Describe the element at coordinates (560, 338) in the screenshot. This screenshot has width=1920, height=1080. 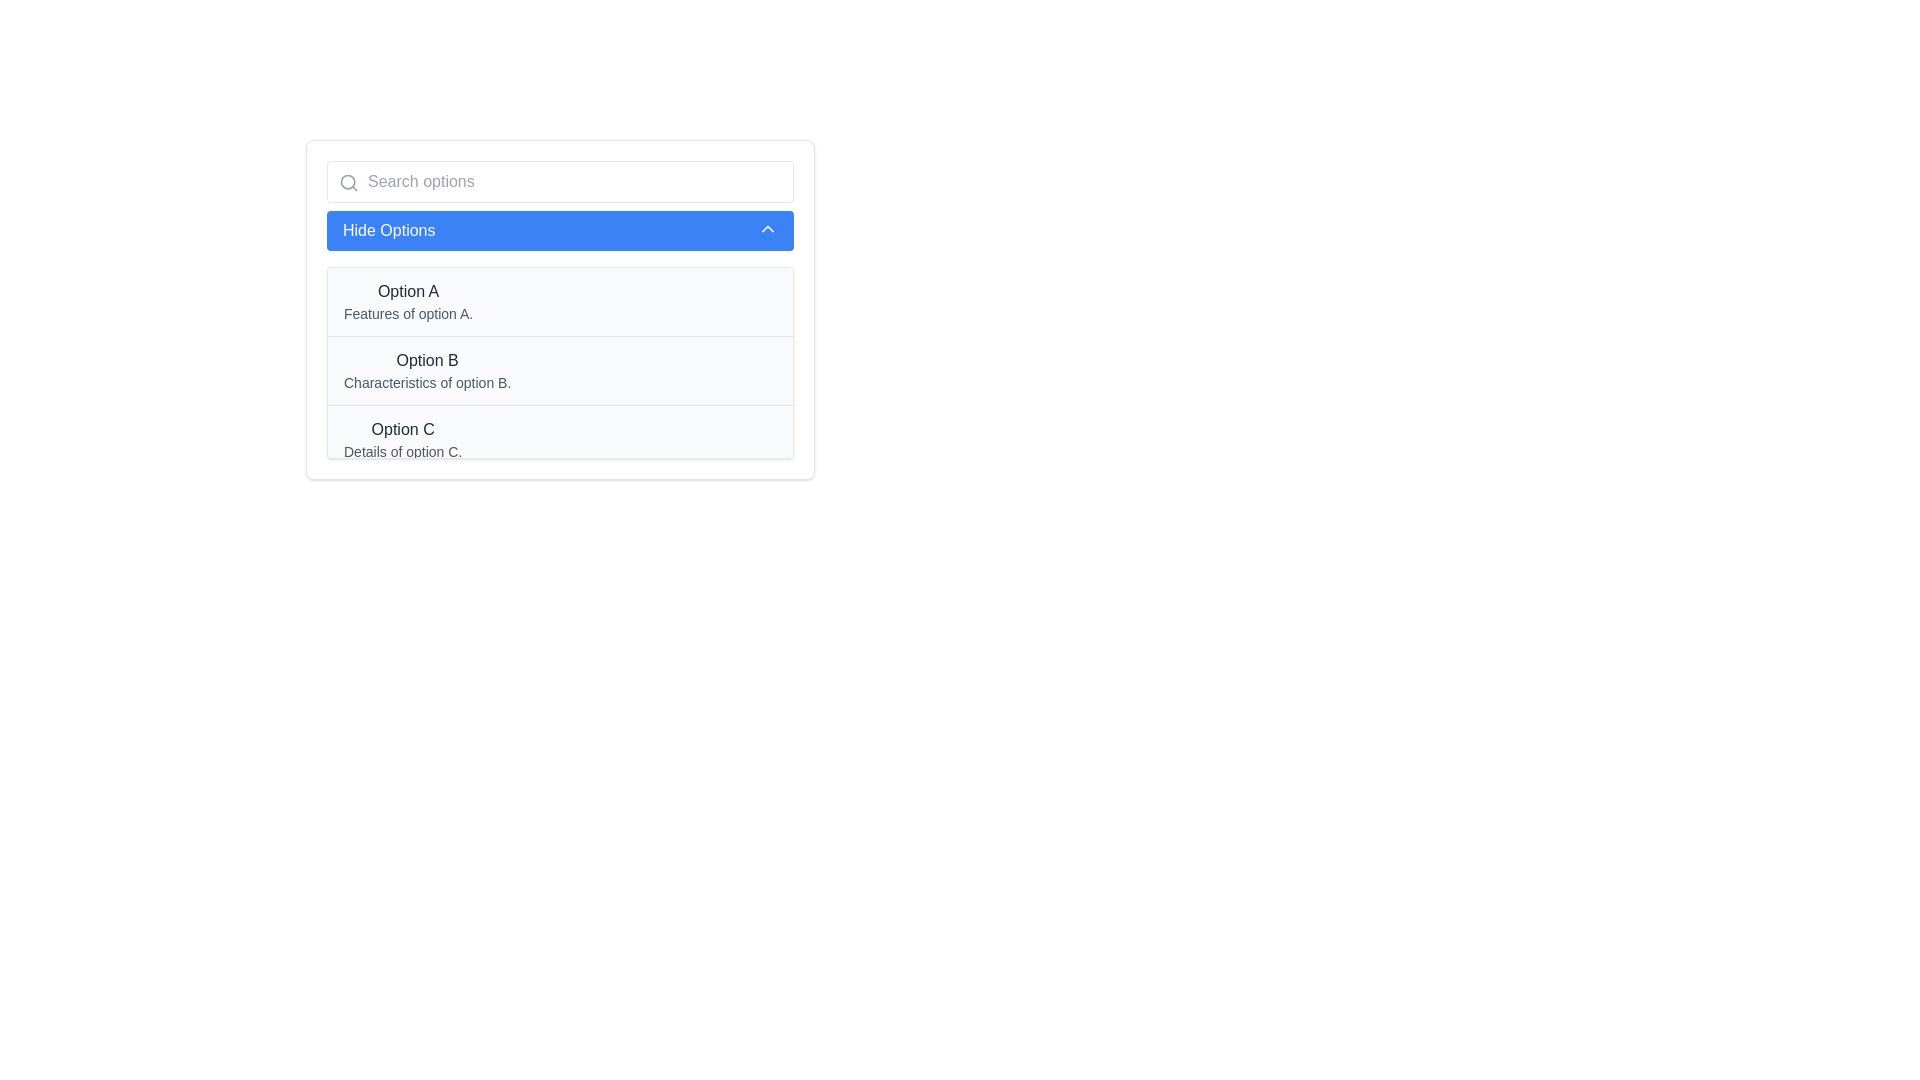
I see `the 'Option B' list item, which is the second entry in a vertical list` at that location.